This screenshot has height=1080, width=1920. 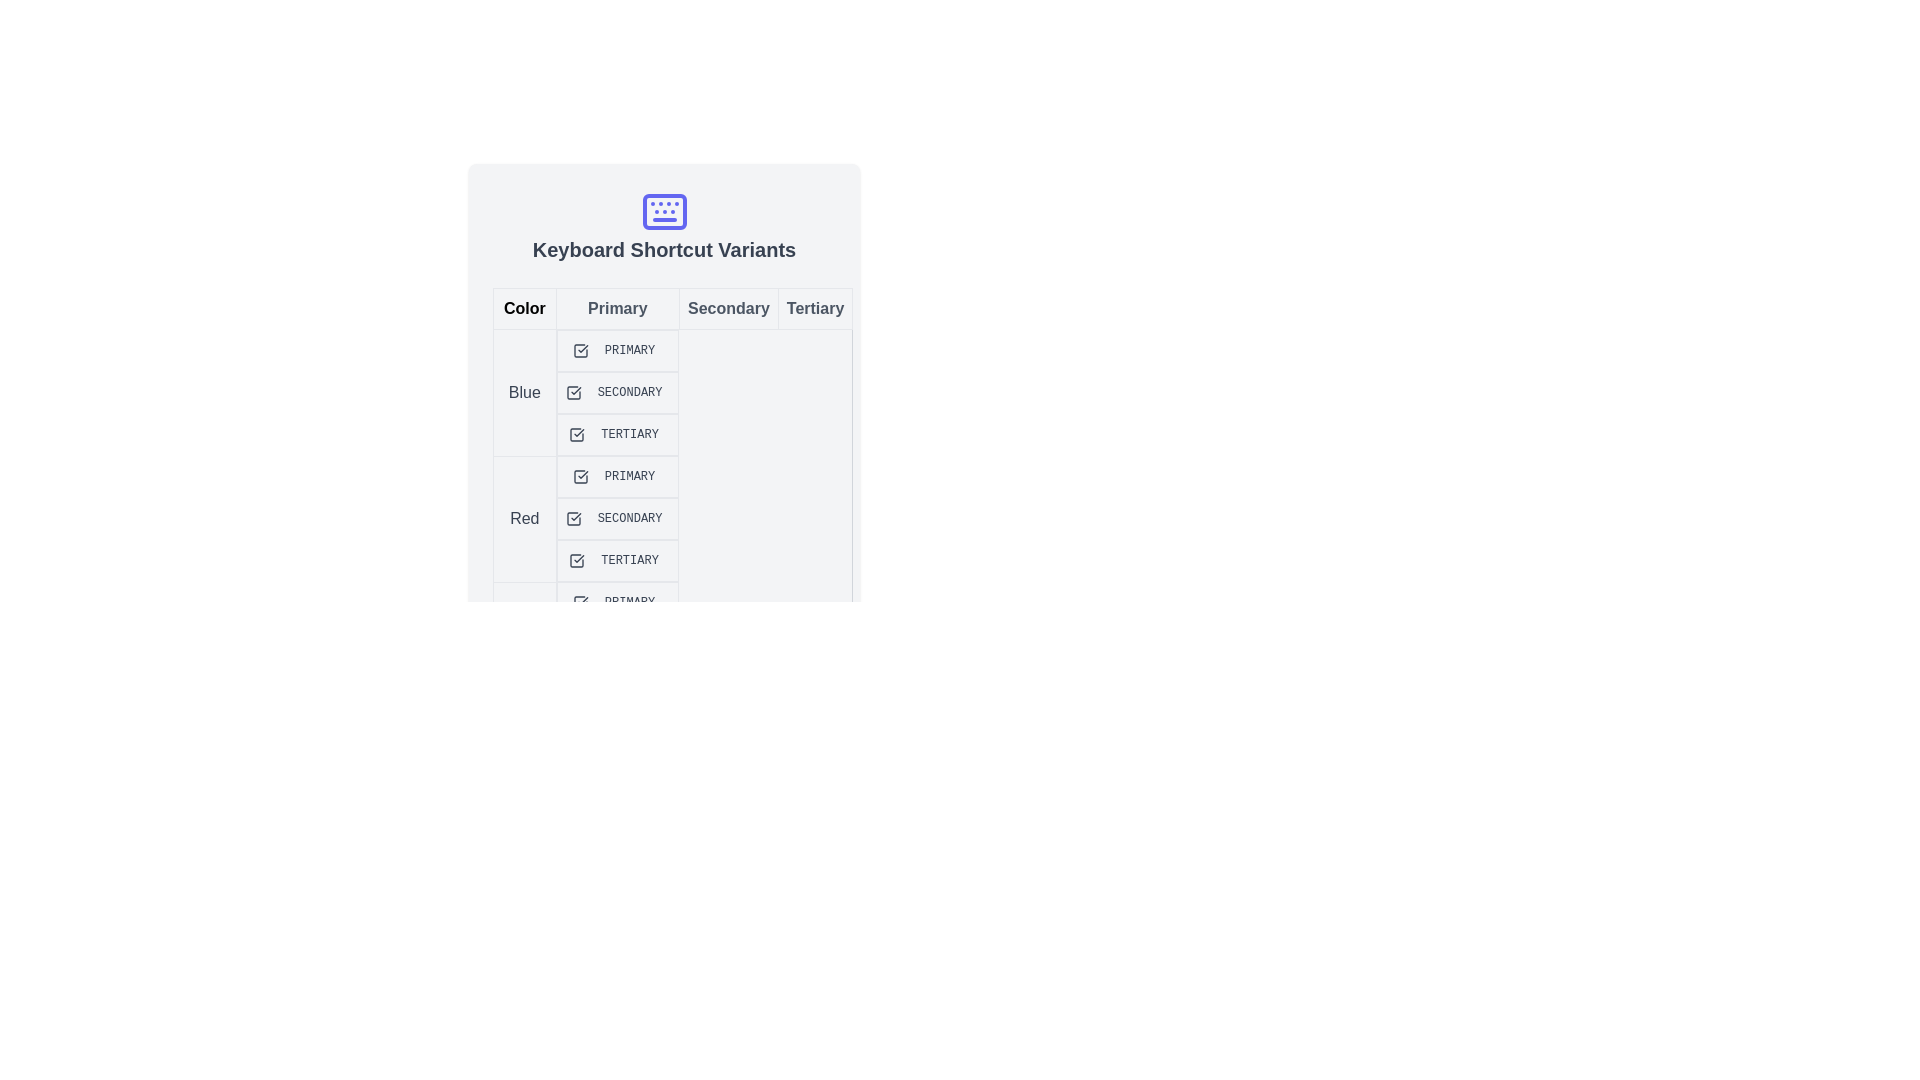 I want to click on the rectangular component of the keyboard-like icon located in the center of the icon, beneath the top row of small circles and above the bottom horizontal bar, so click(x=664, y=212).